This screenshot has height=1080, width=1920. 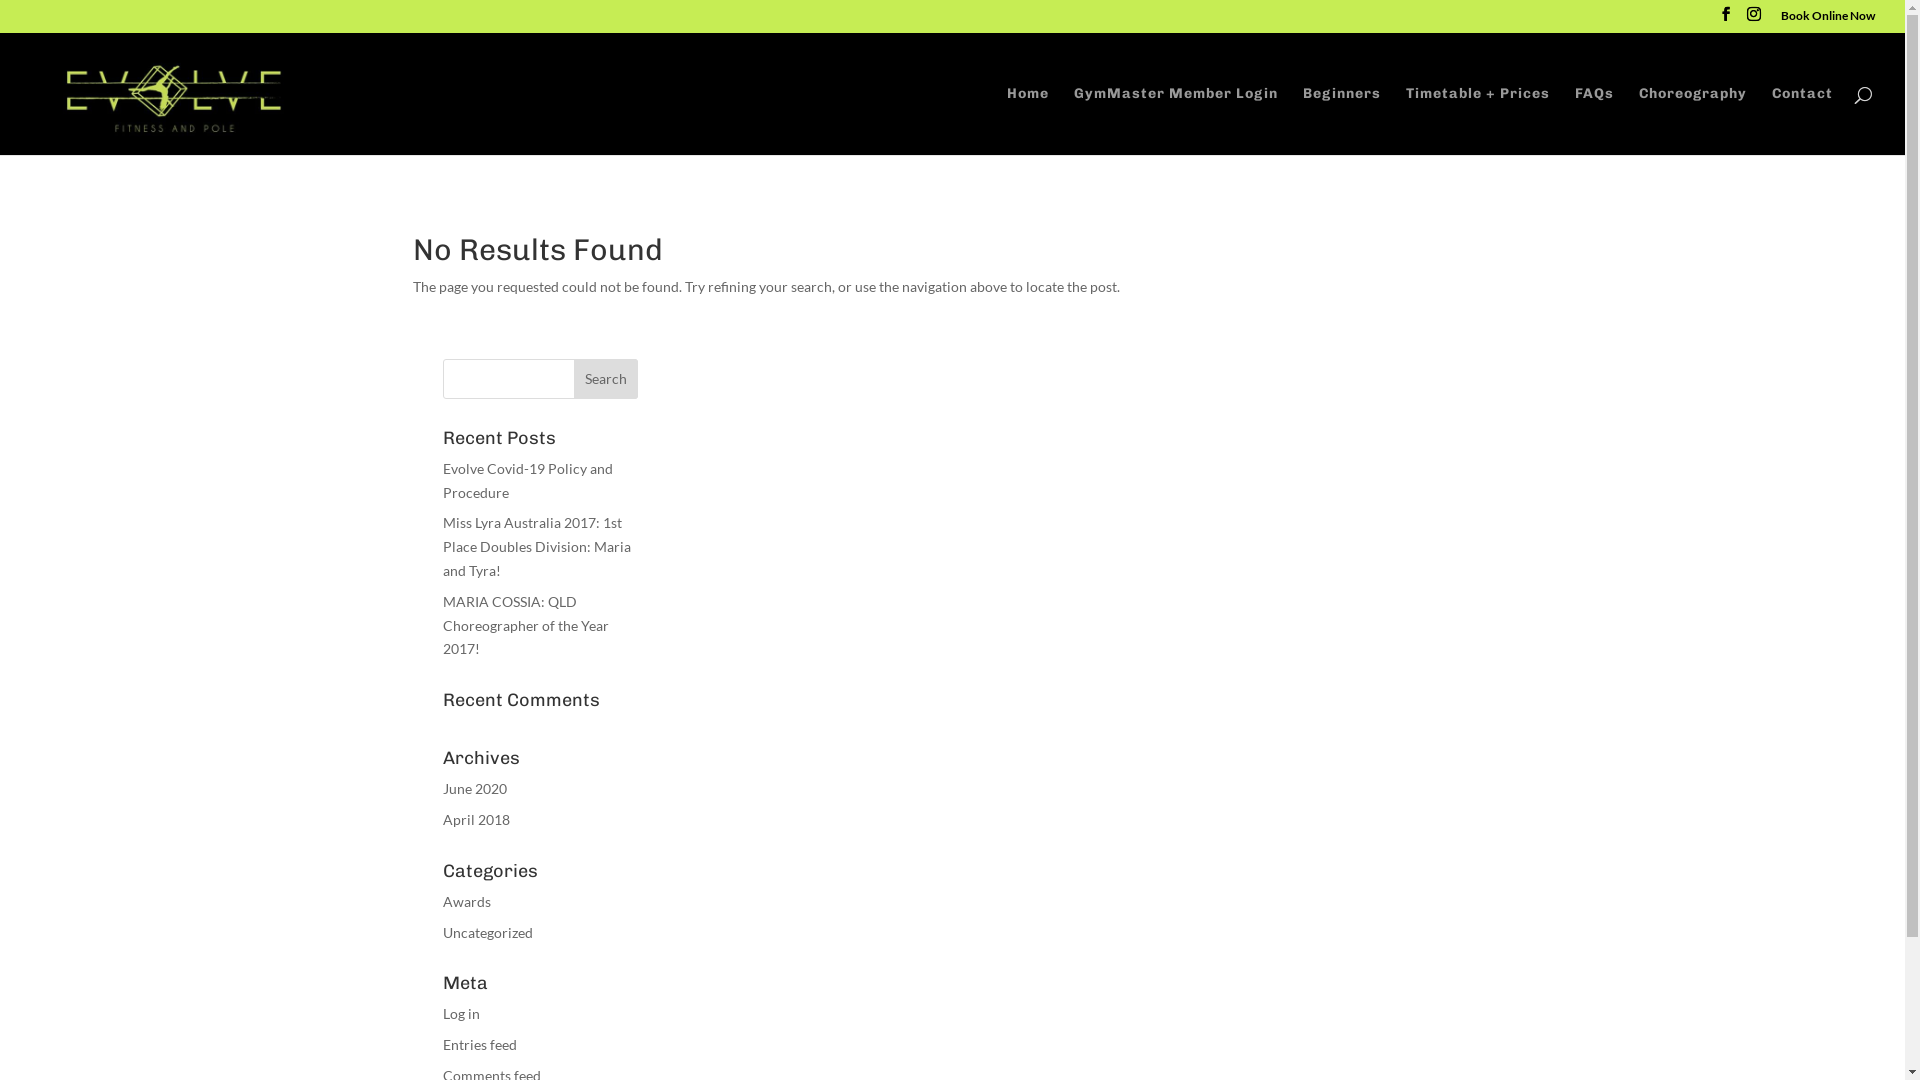 What do you see at coordinates (486, 932) in the screenshot?
I see `'Uncategorized'` at bounding box center [486, 932].